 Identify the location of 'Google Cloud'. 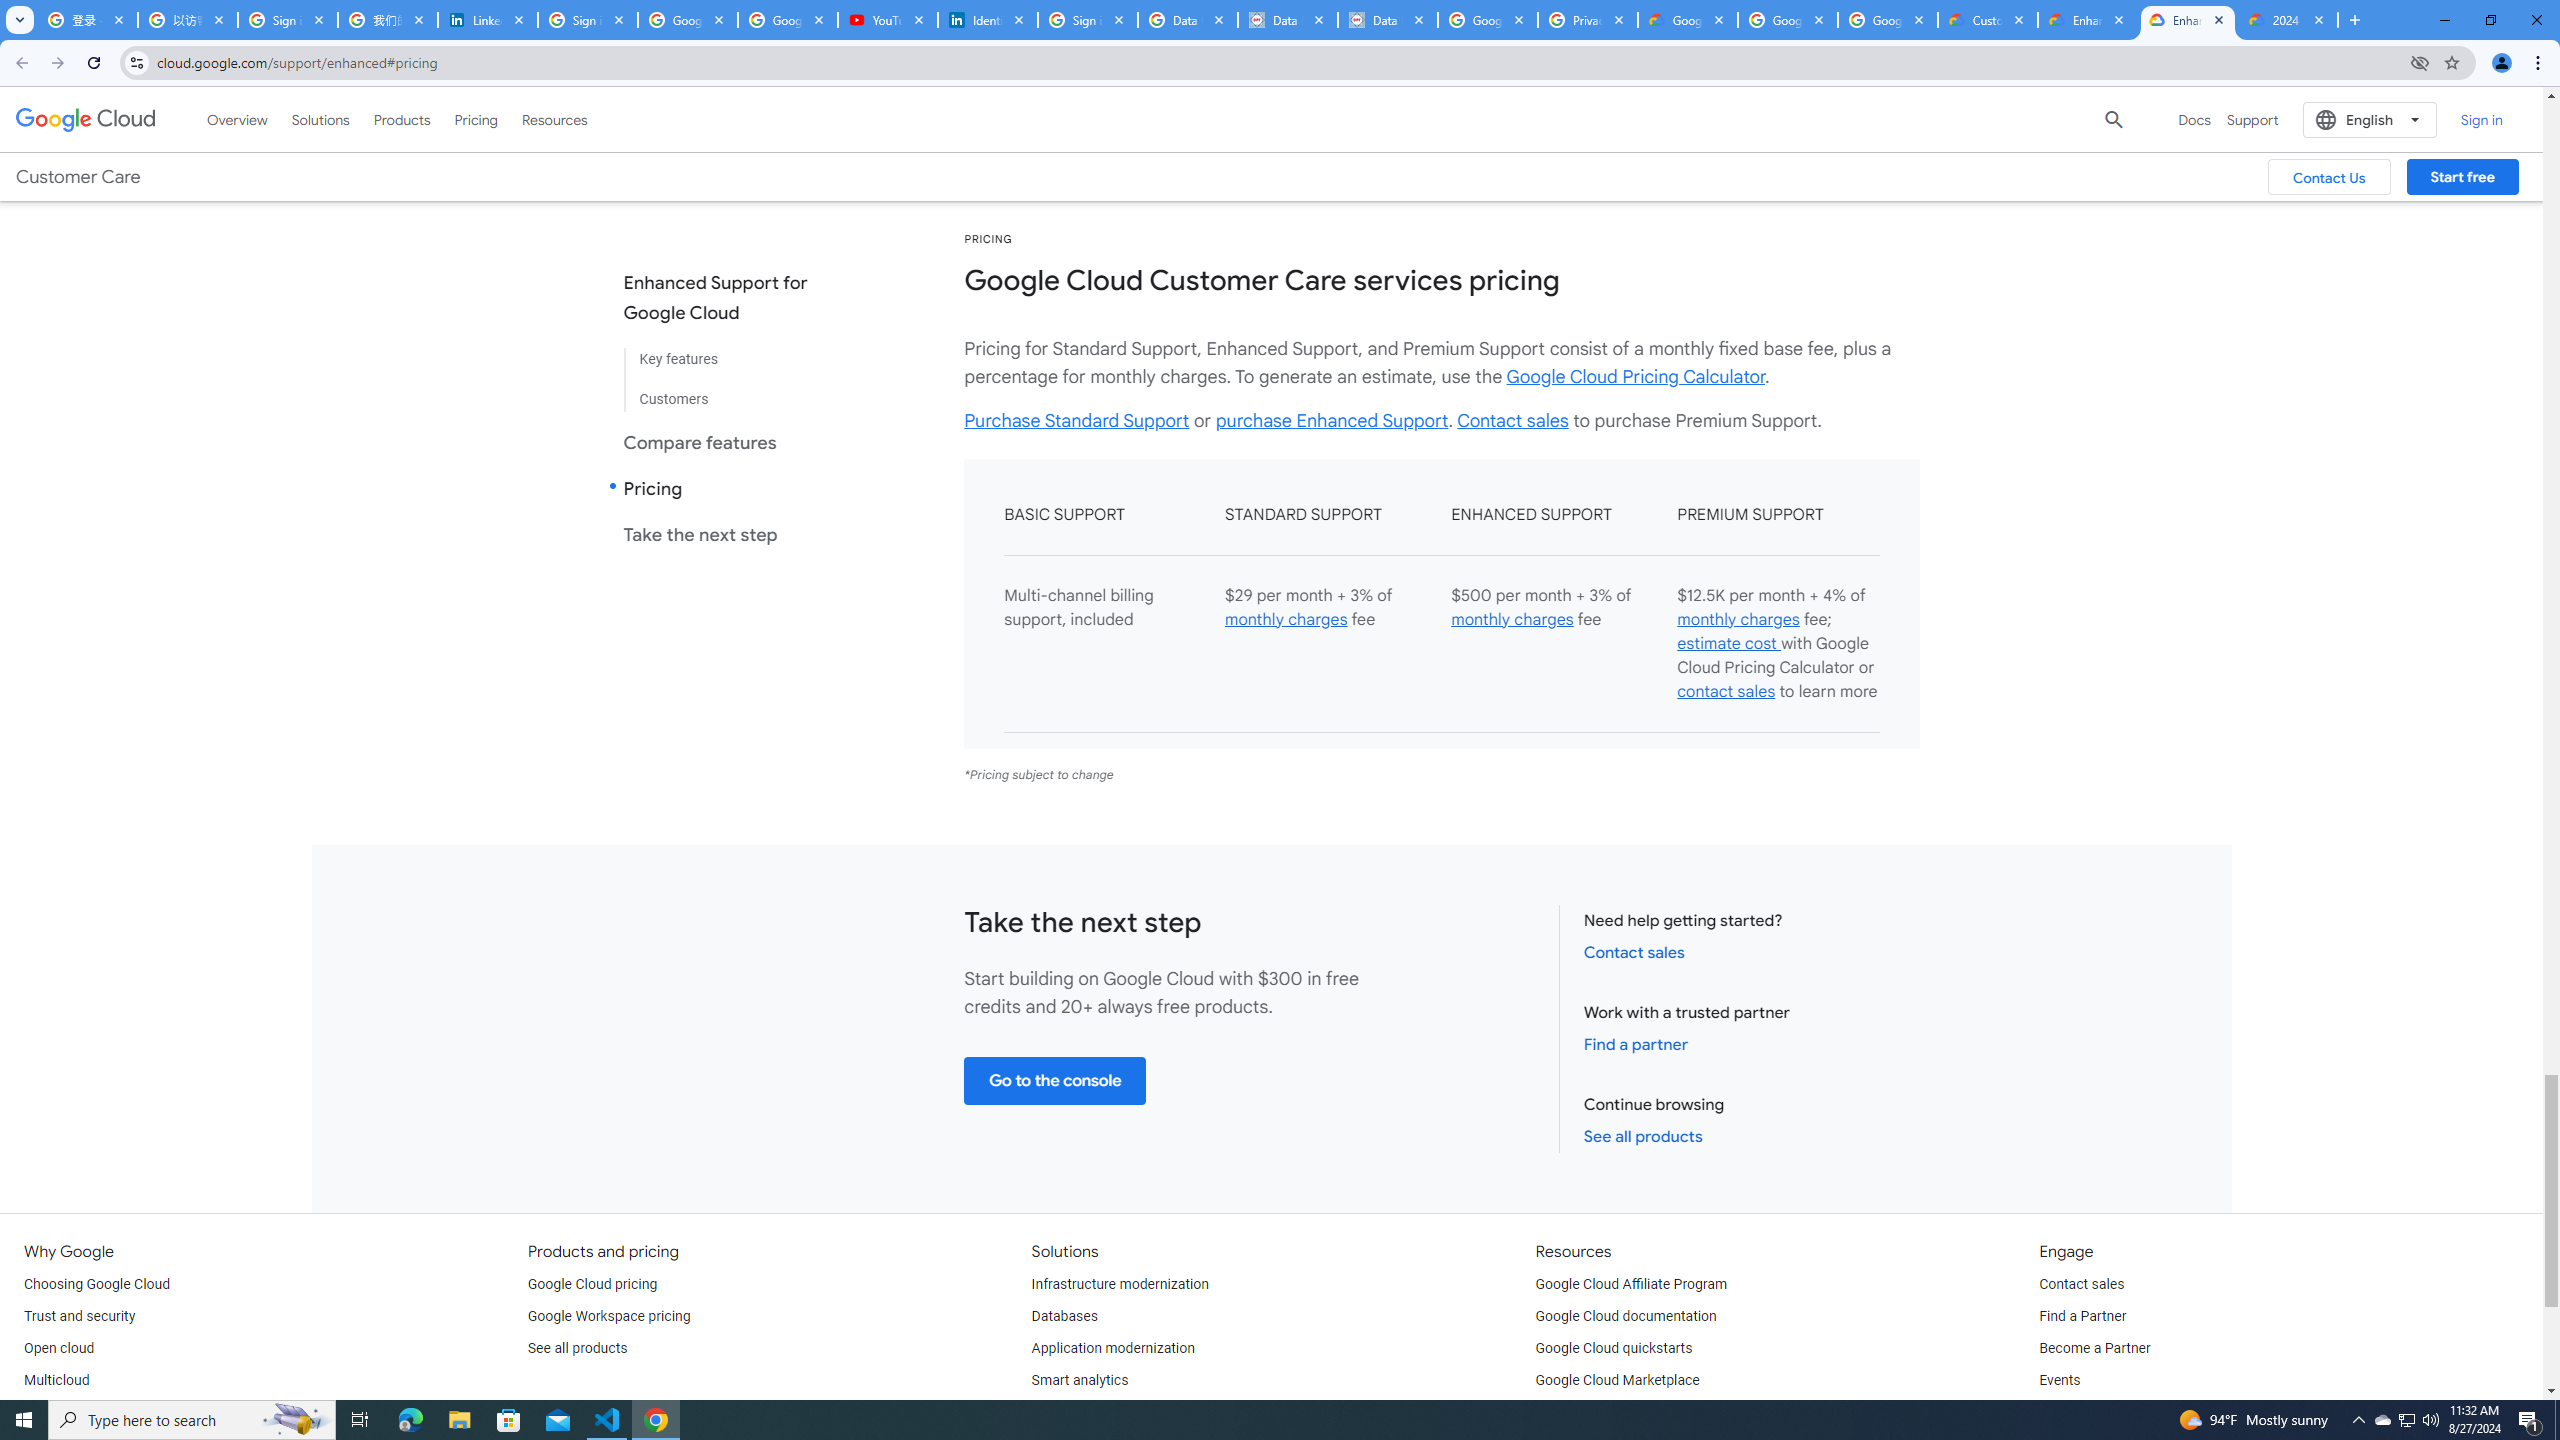
(85, 118).